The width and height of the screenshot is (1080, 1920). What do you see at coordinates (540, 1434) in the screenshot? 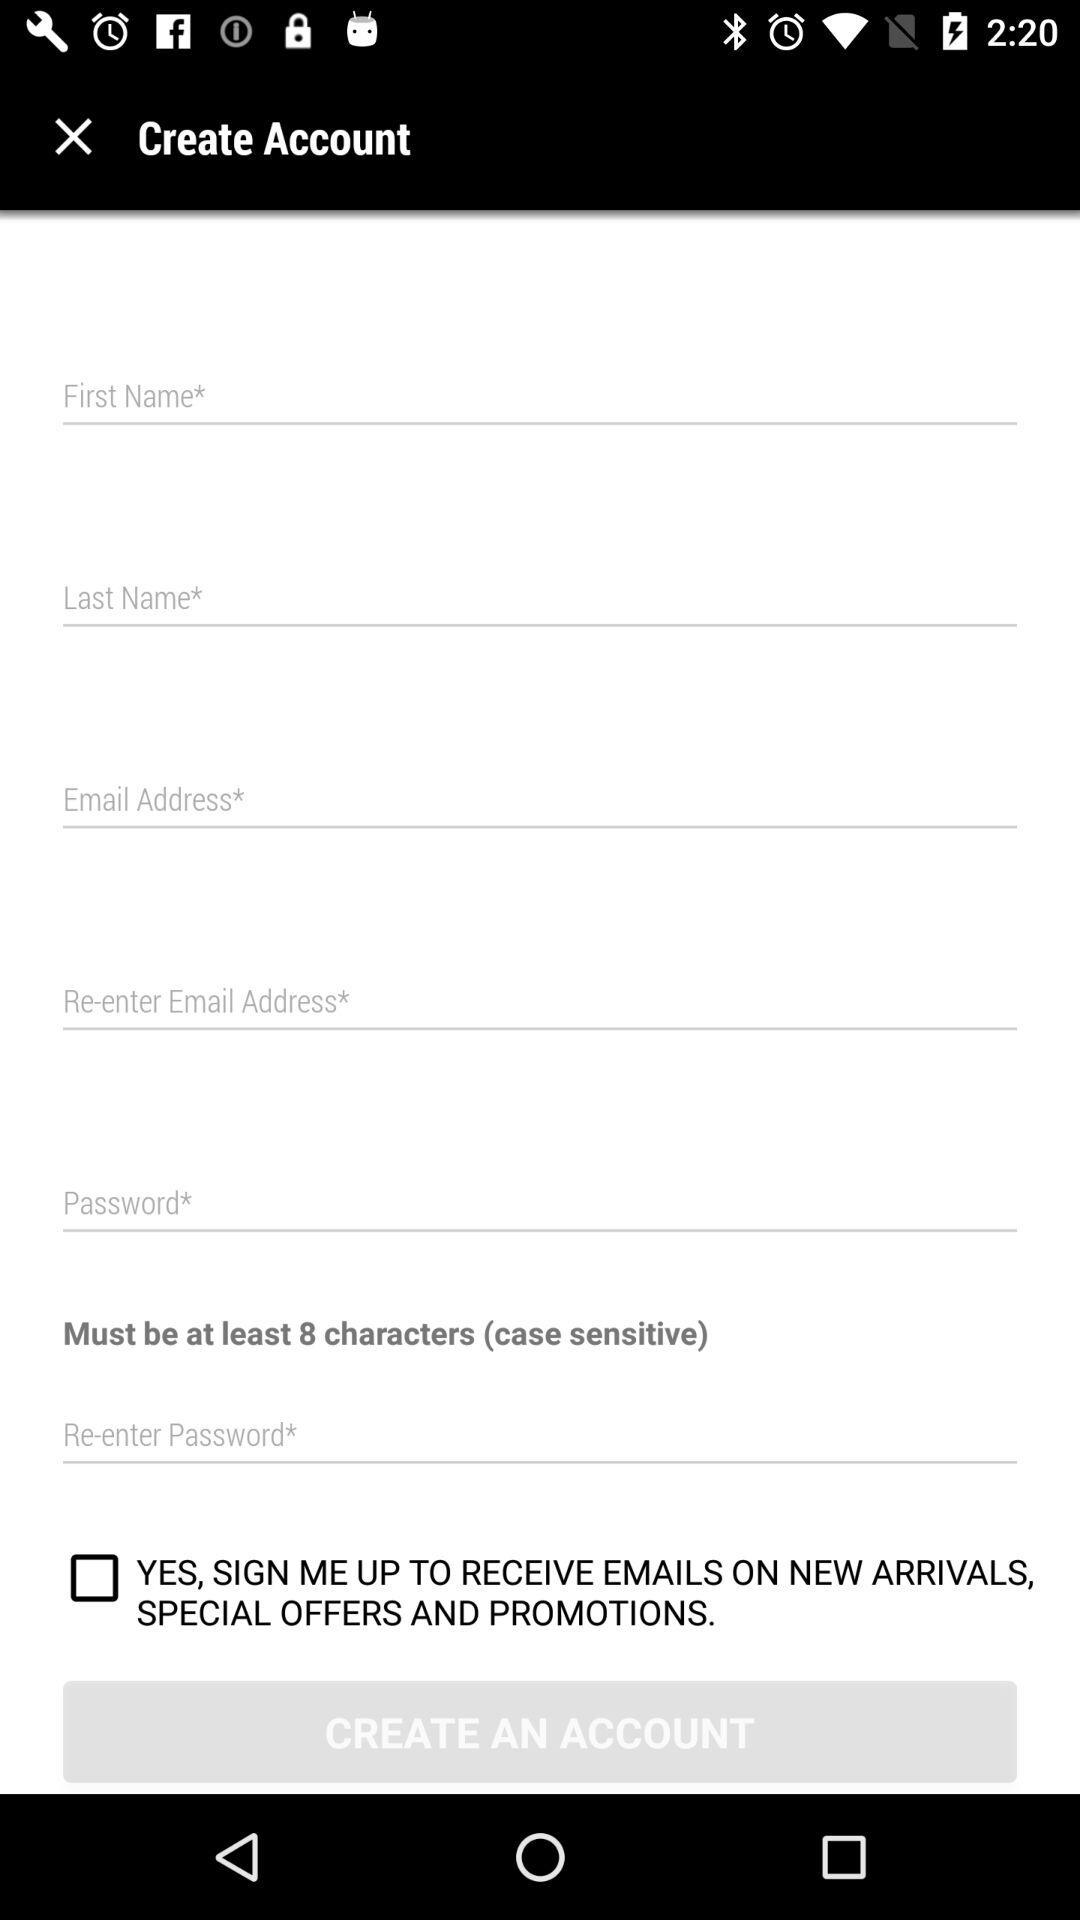
I see `the reenter password  field` at bounding box center [540, 1434].